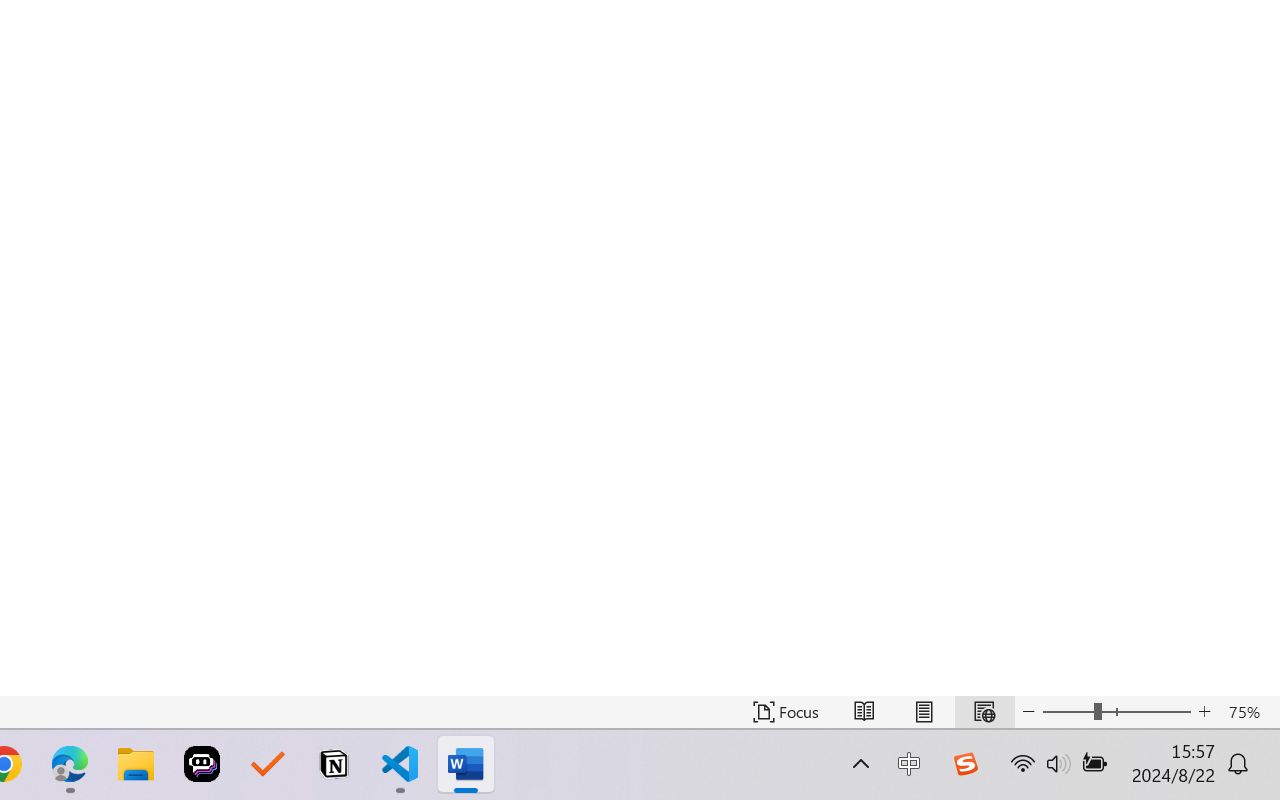 The width and height of the screenshot is (1280, 800). I want to click on 'Web Layout', so click(984, 711).